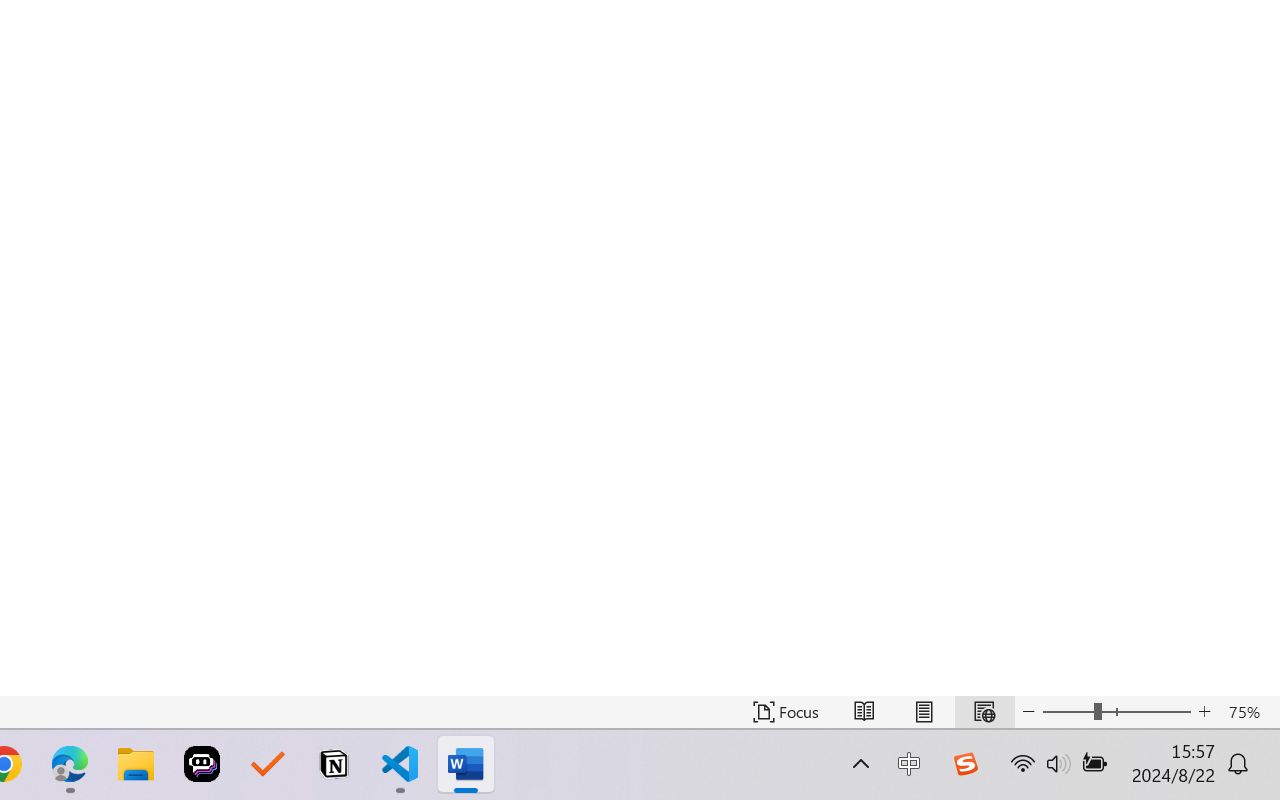 The width and height of the screenshot is (1280, 800). I want to click on 'Web Layout', so click(984, 711).